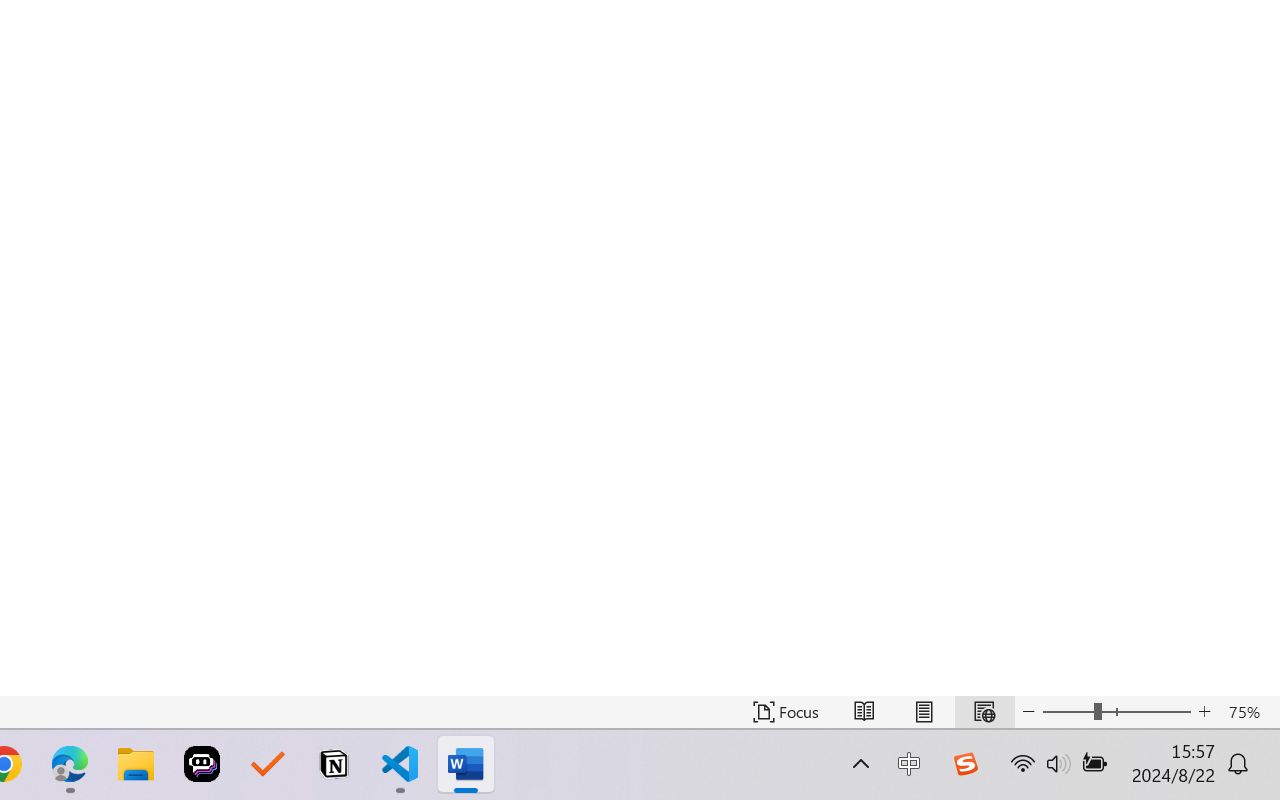 The width and height of the screenshot is (1280, 800). I want to click on 'Web Layout', so click(984, 711).